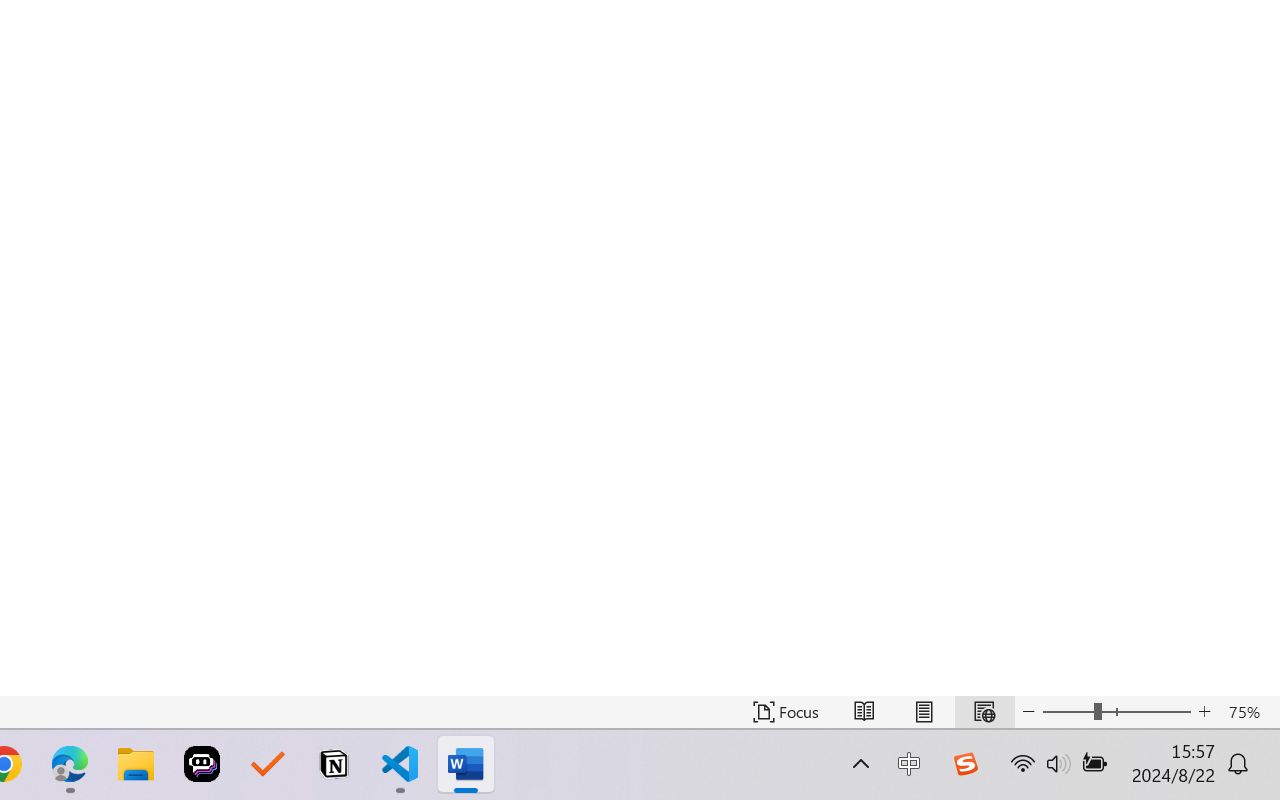 The width and height of the screenshot is (1280, 800). I want to click on 'Web Layout', so click(984, 711).